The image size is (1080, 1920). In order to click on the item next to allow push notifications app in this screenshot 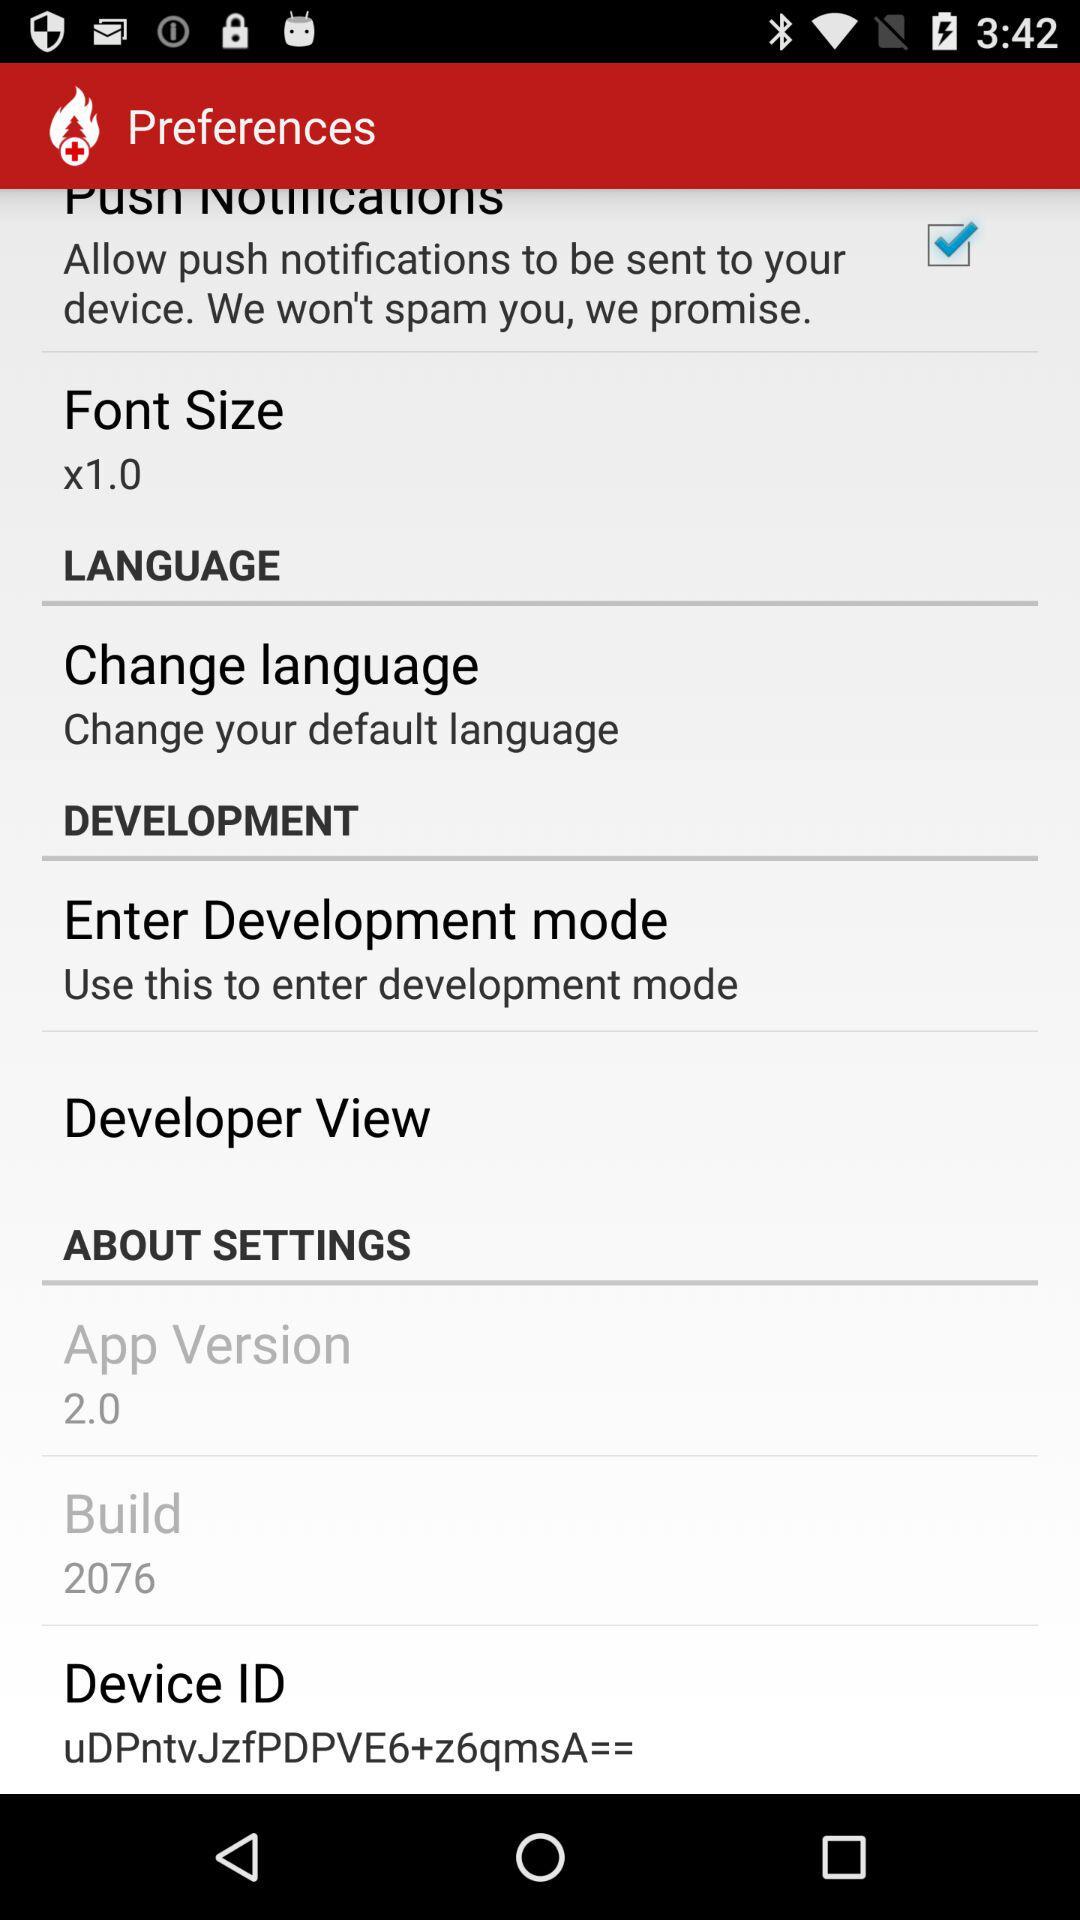, I will do `click(947, 244)`.